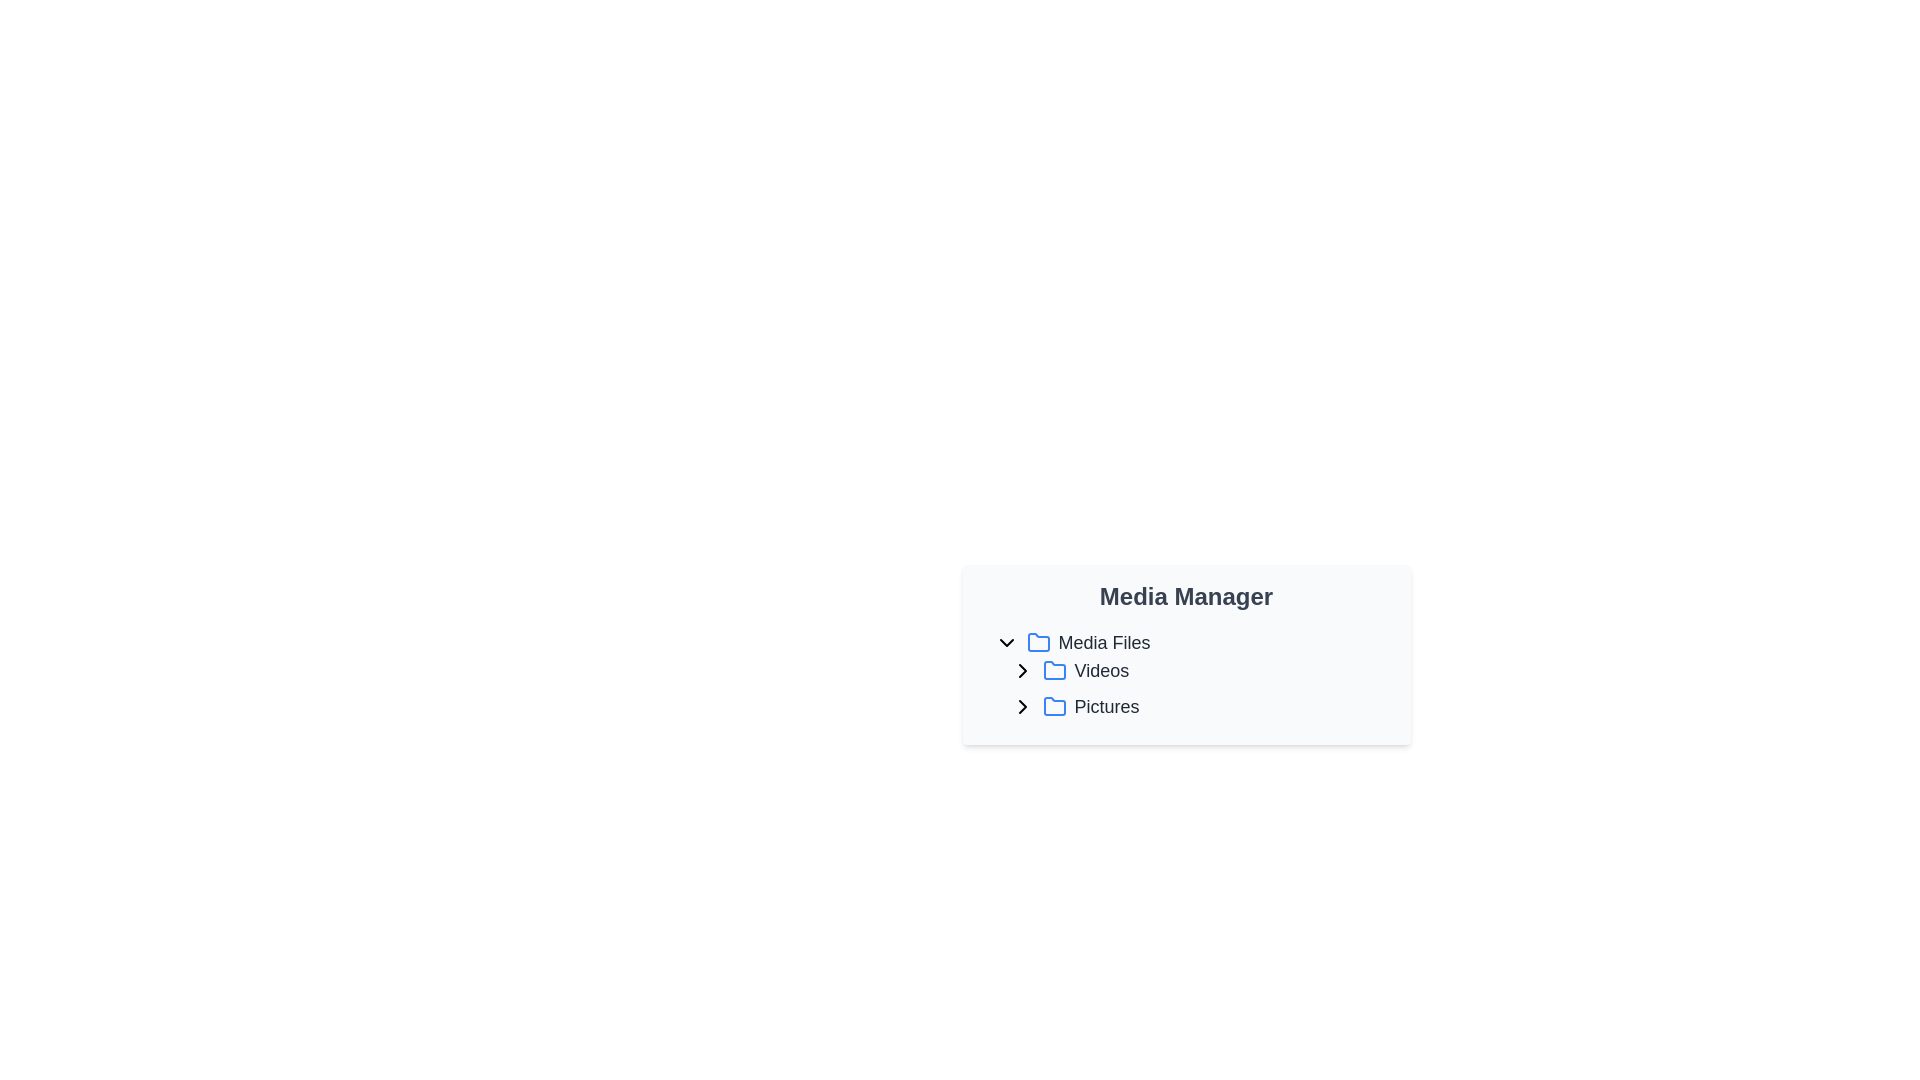 The image size is (1920, 1080). I want to click on the button located to the left of the 'Media Files' text, so click(1006, 643).